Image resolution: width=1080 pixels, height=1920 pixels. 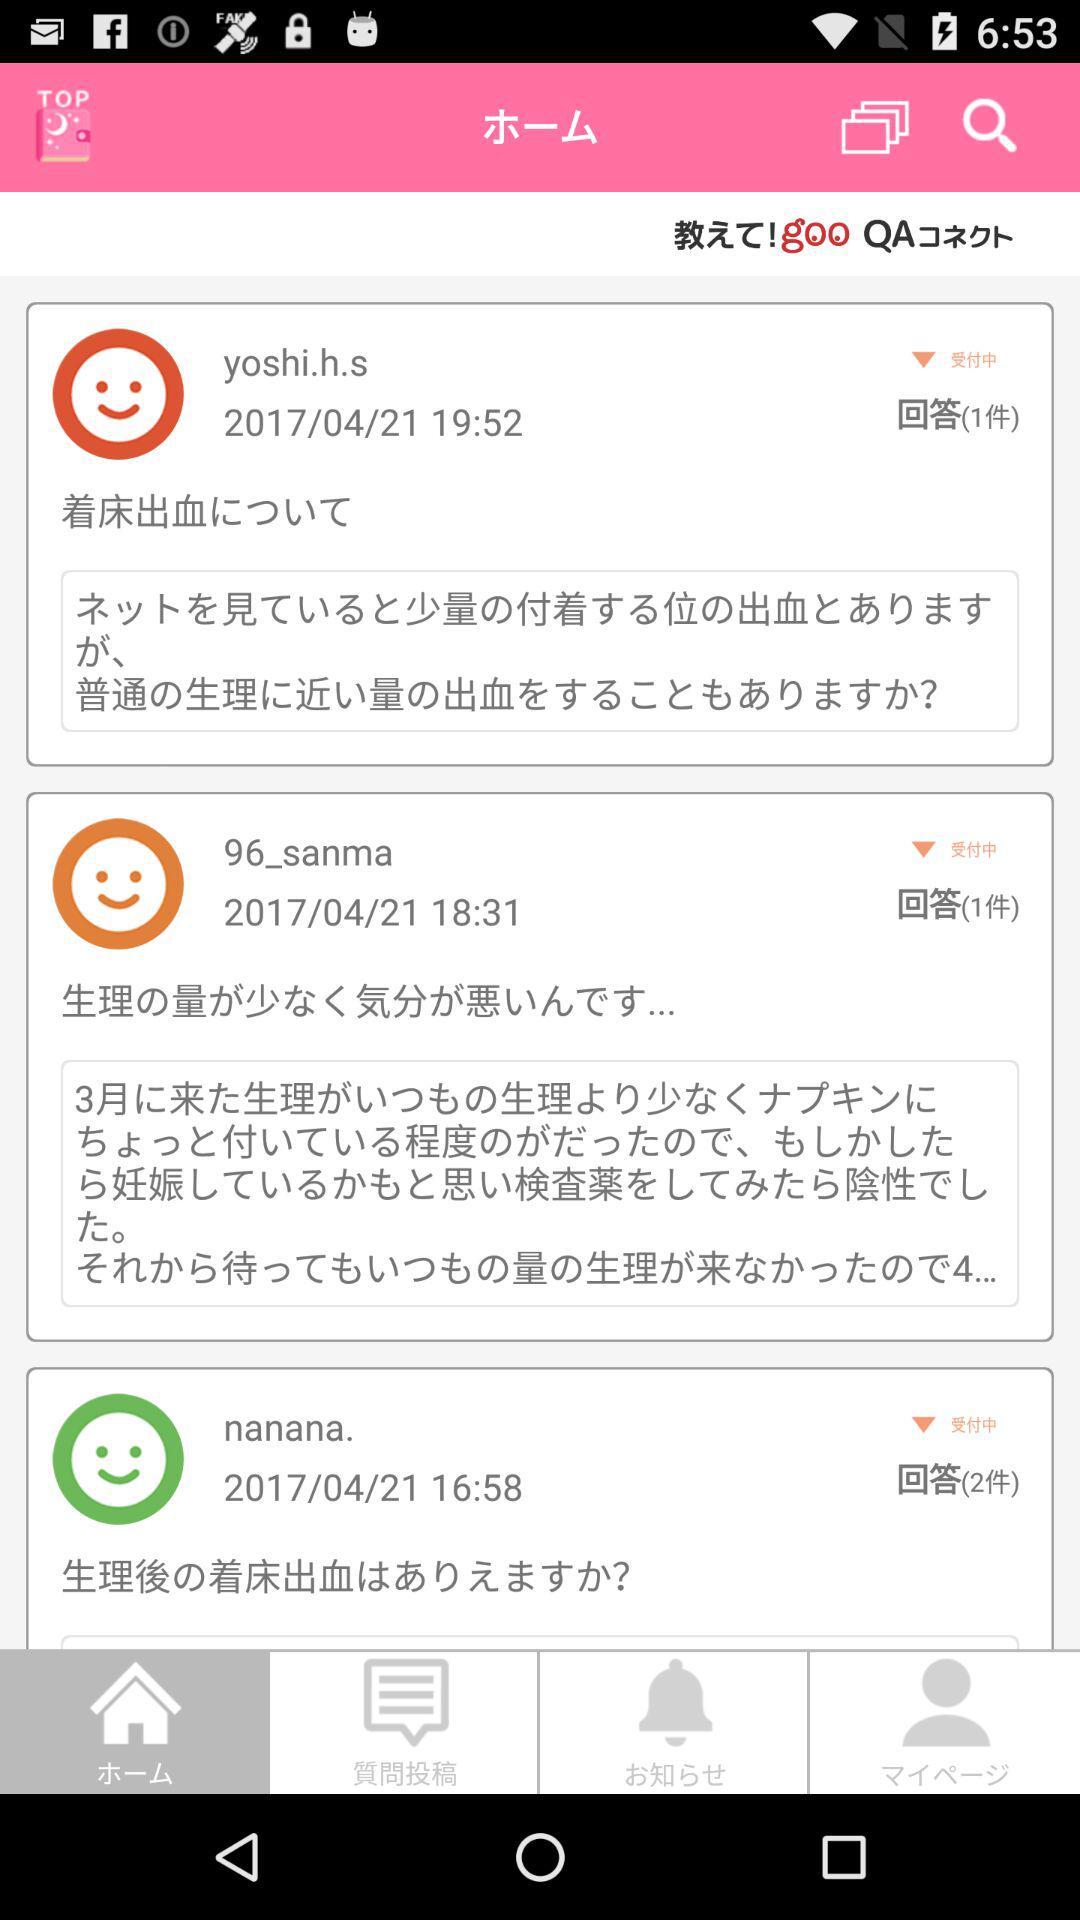 What do you see at coordinates (118, 1459) in the screenshot?
I see `the last image` at bounding box center [118, 1459].